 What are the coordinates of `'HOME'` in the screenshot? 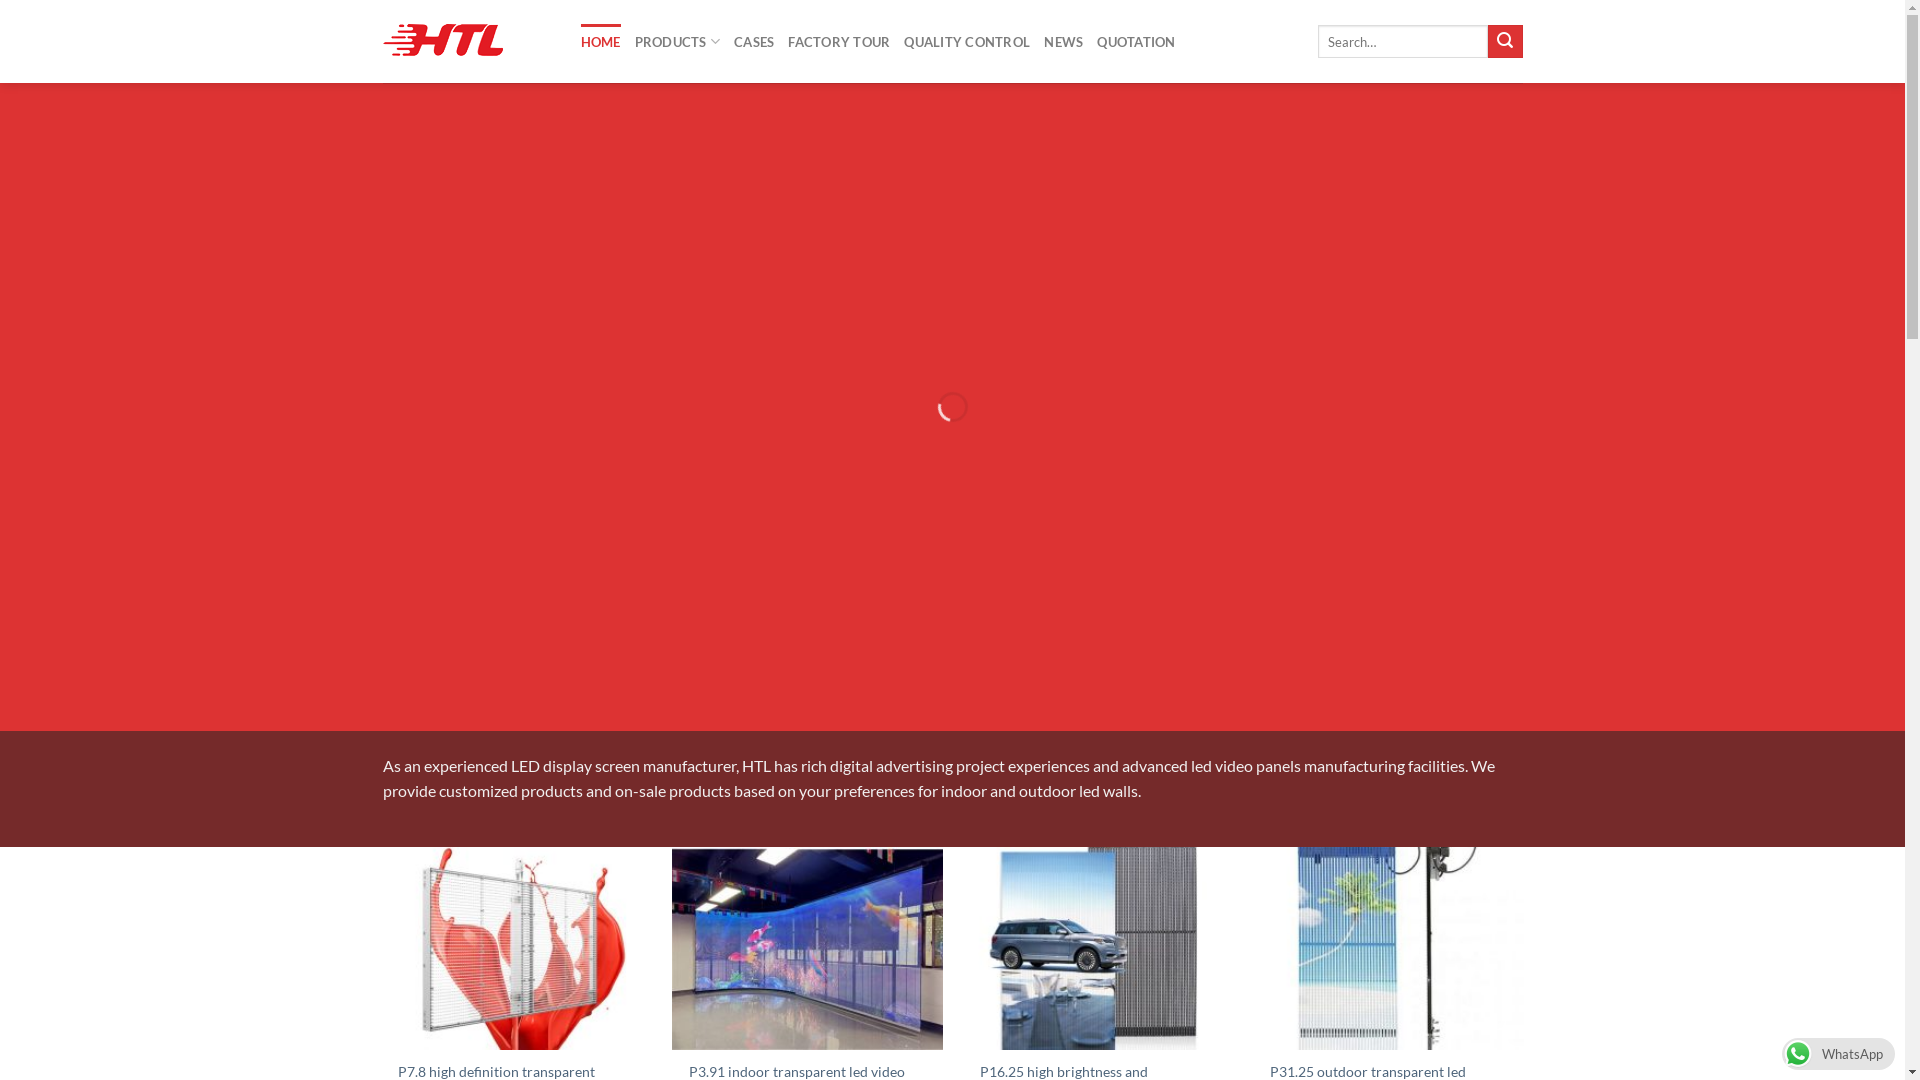 It's located at (579, 42).